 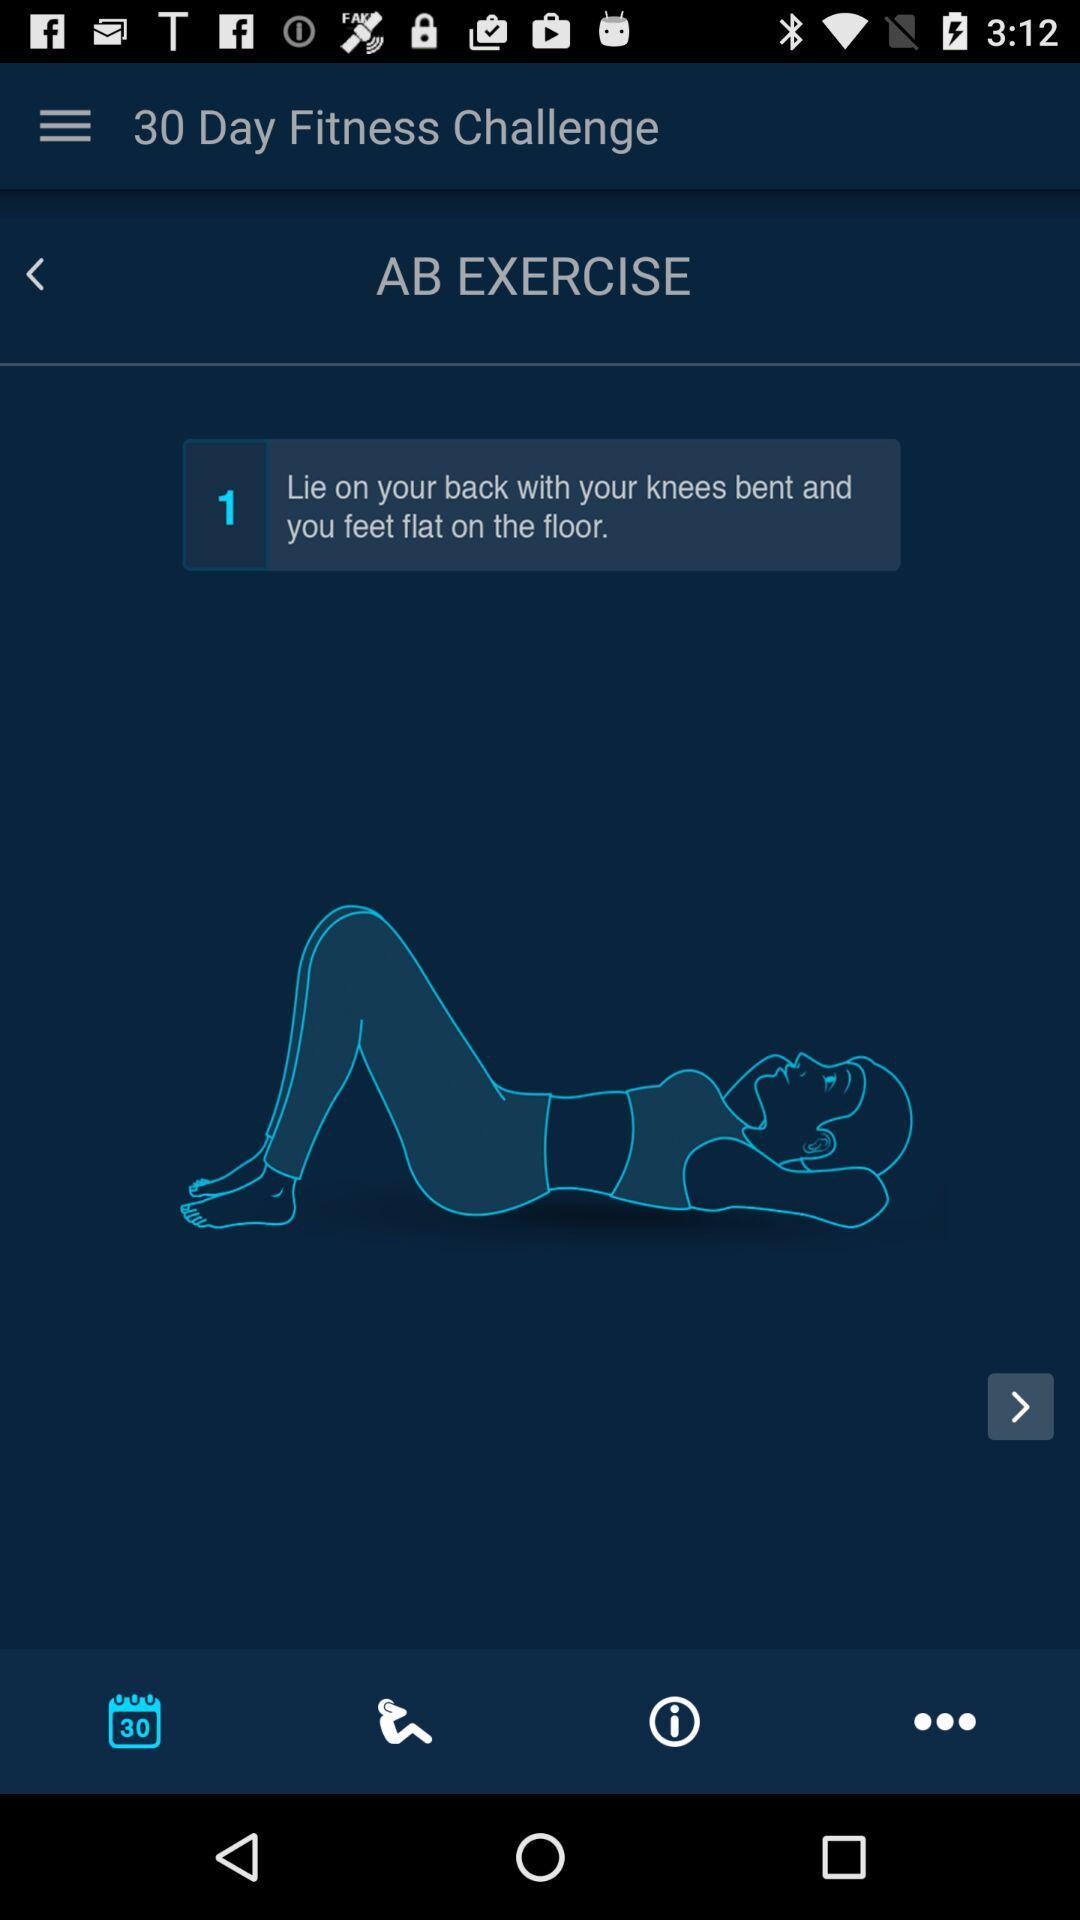 What do you see at coordinates (1027, 1424) in the screenshot?
I see `advance to next page` at bounding box center [1027, 1424].